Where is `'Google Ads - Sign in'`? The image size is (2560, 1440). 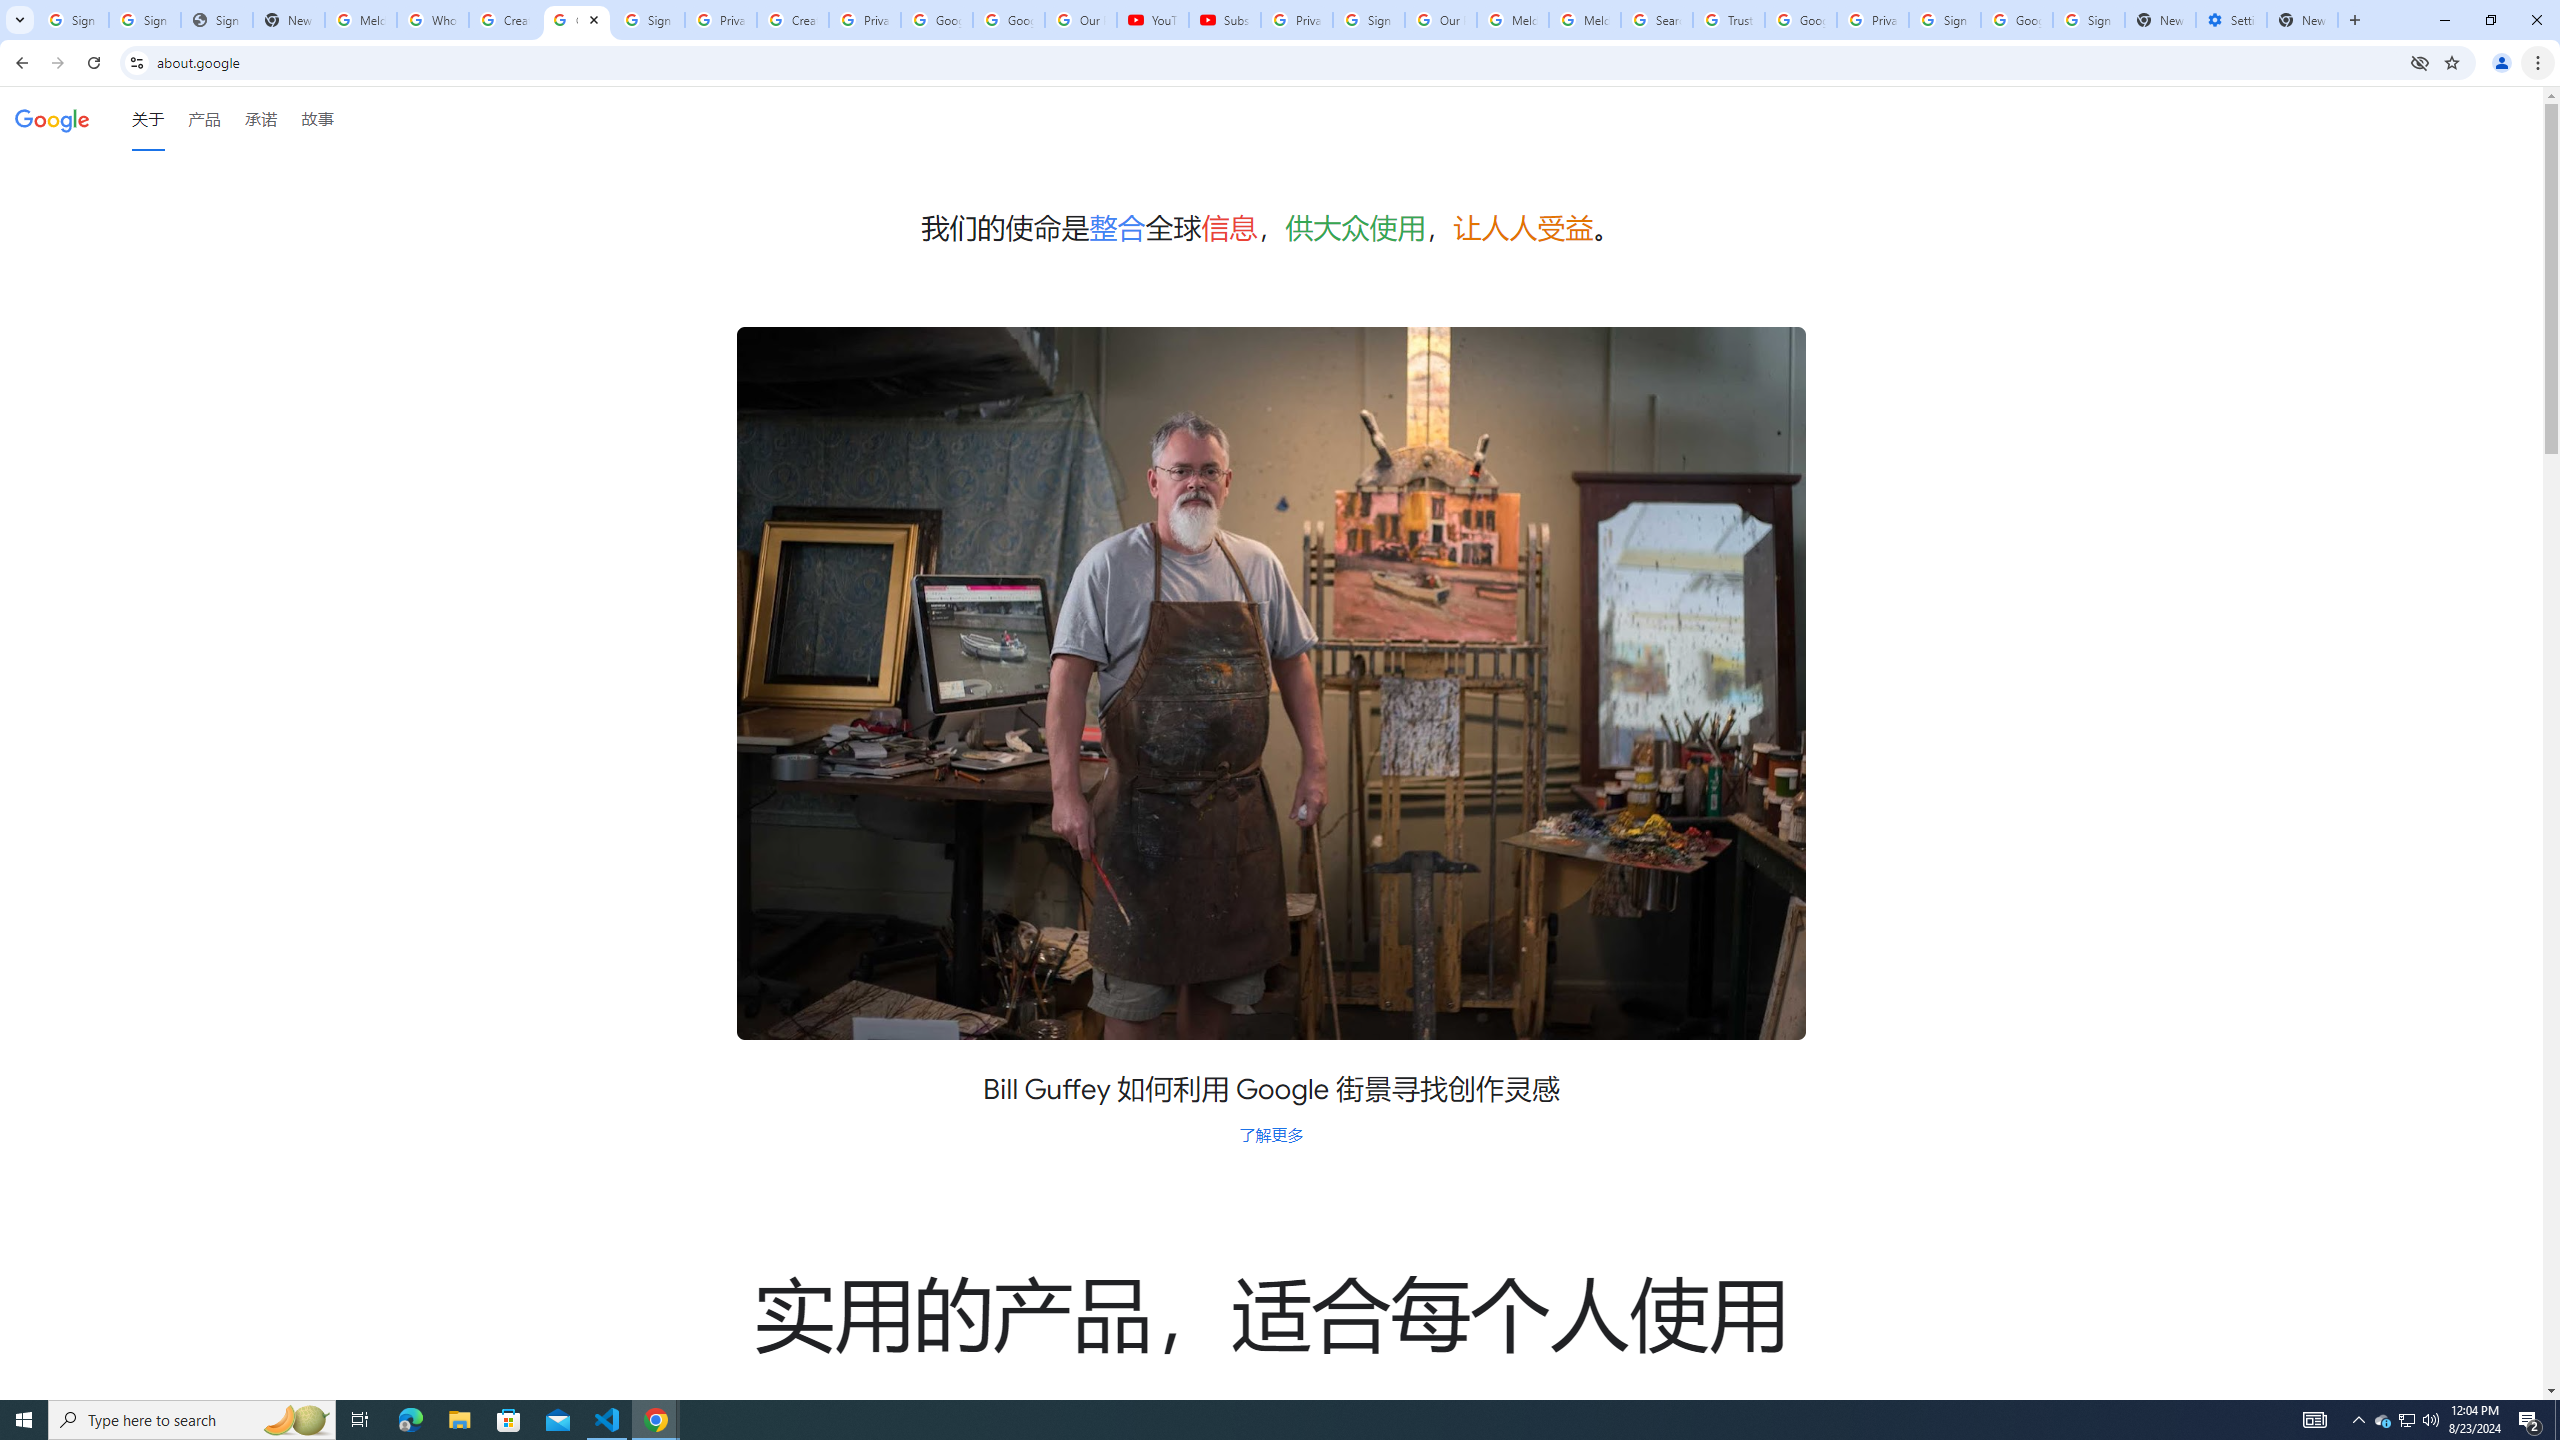 'Google Ads - Sign in' is located at coordinates (1799, 19).